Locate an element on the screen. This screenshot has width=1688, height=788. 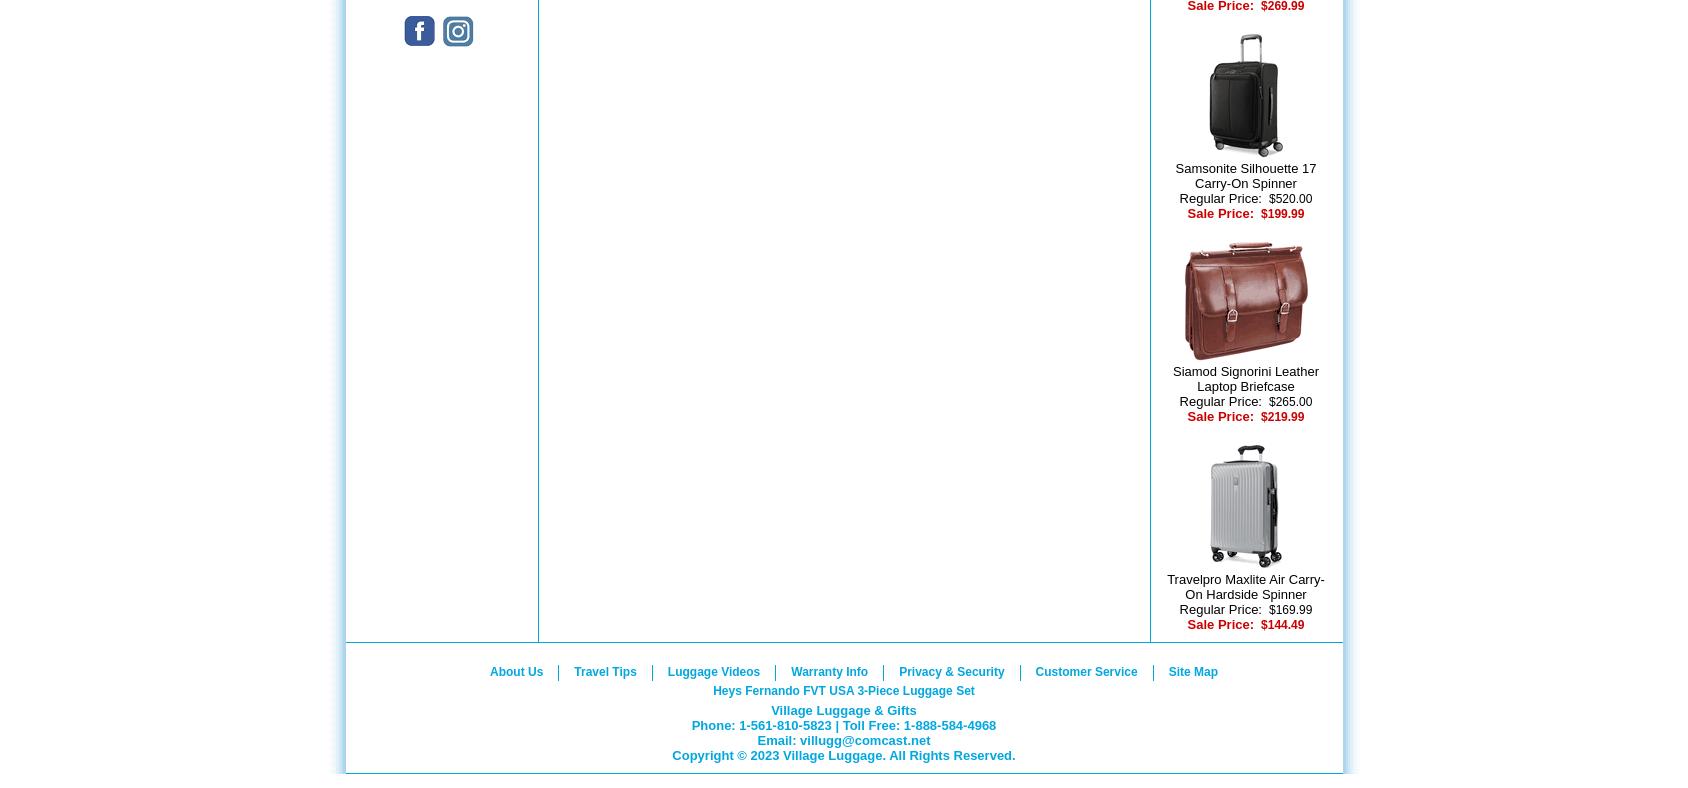
'$144.49' is located at coordinates (1281, 623).